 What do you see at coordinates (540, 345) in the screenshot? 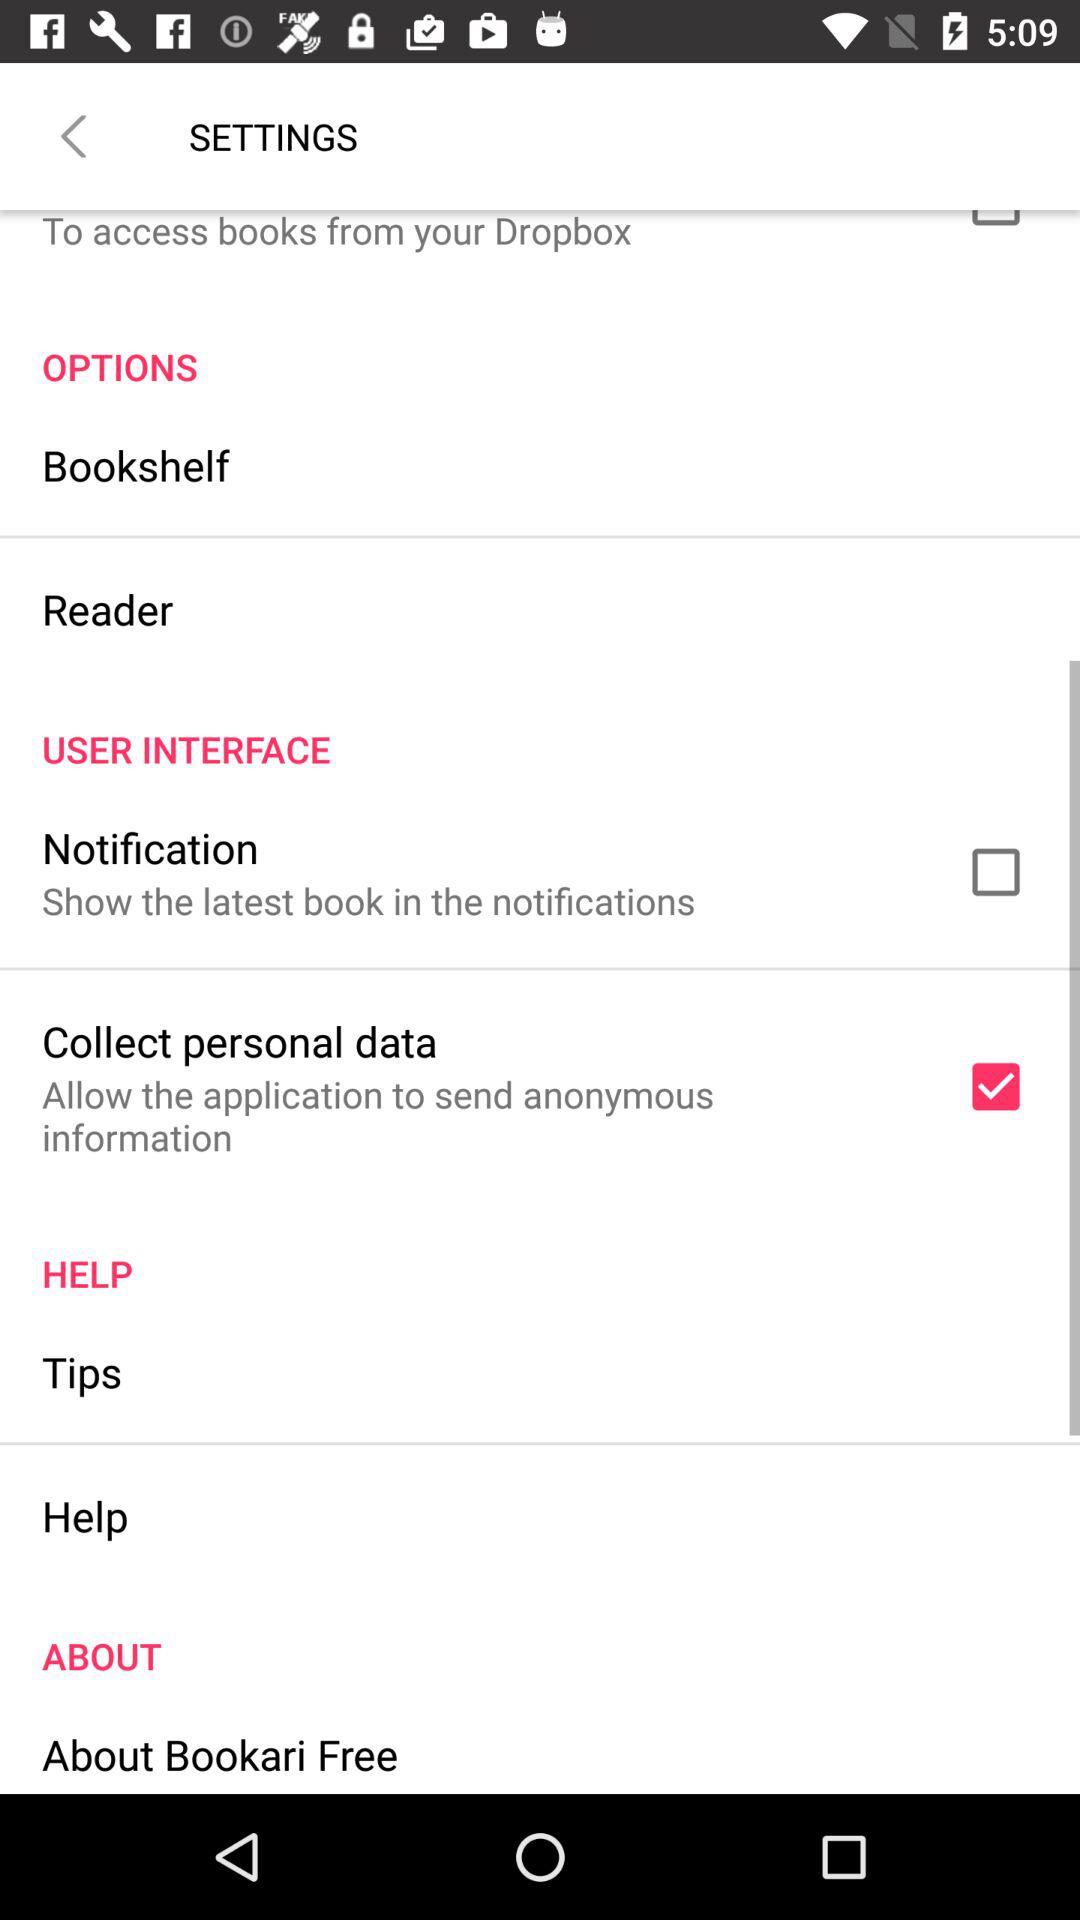
I see `the options` at bounding box center [540, 345].